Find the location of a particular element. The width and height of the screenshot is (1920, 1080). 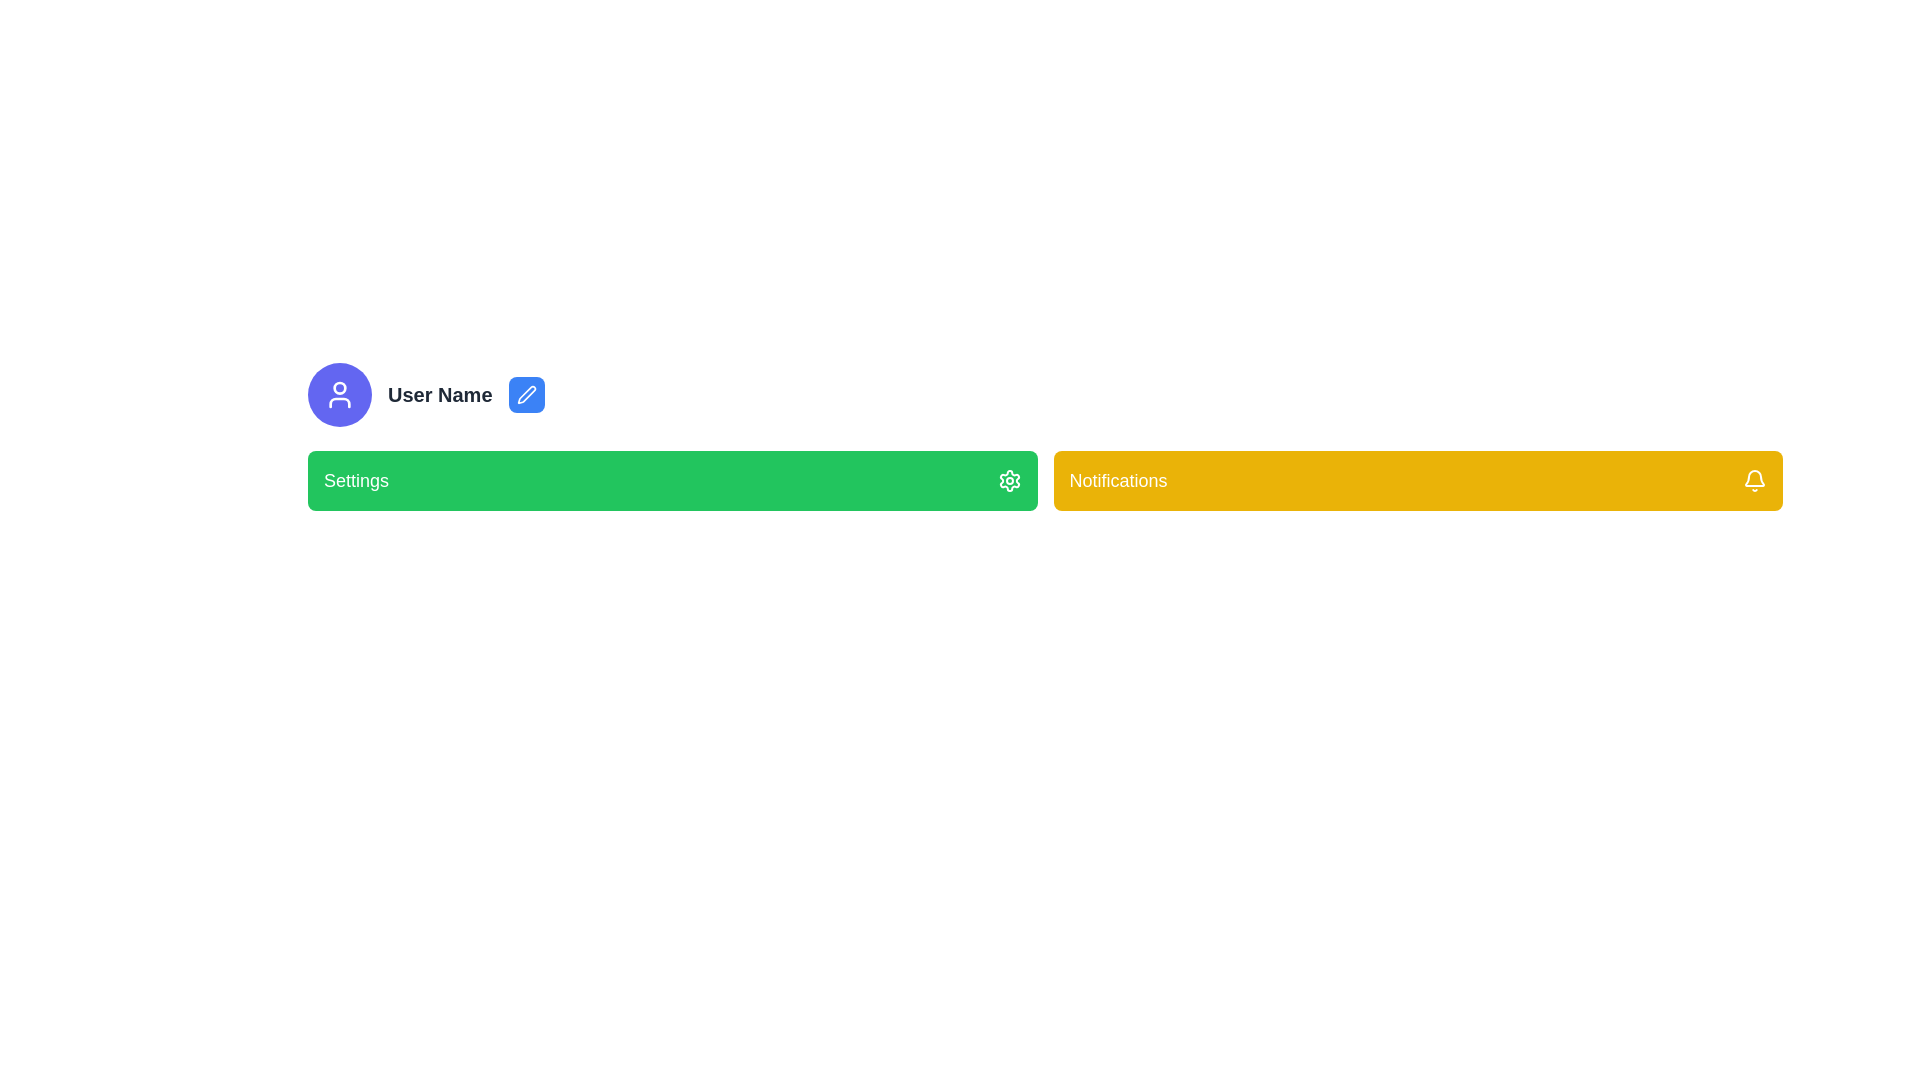

the 'Notifications' text label, which is styled in white on a yellow background and positioned in the top-right section of the layout, left of a bell icon is located at coordinates (1117, 481).